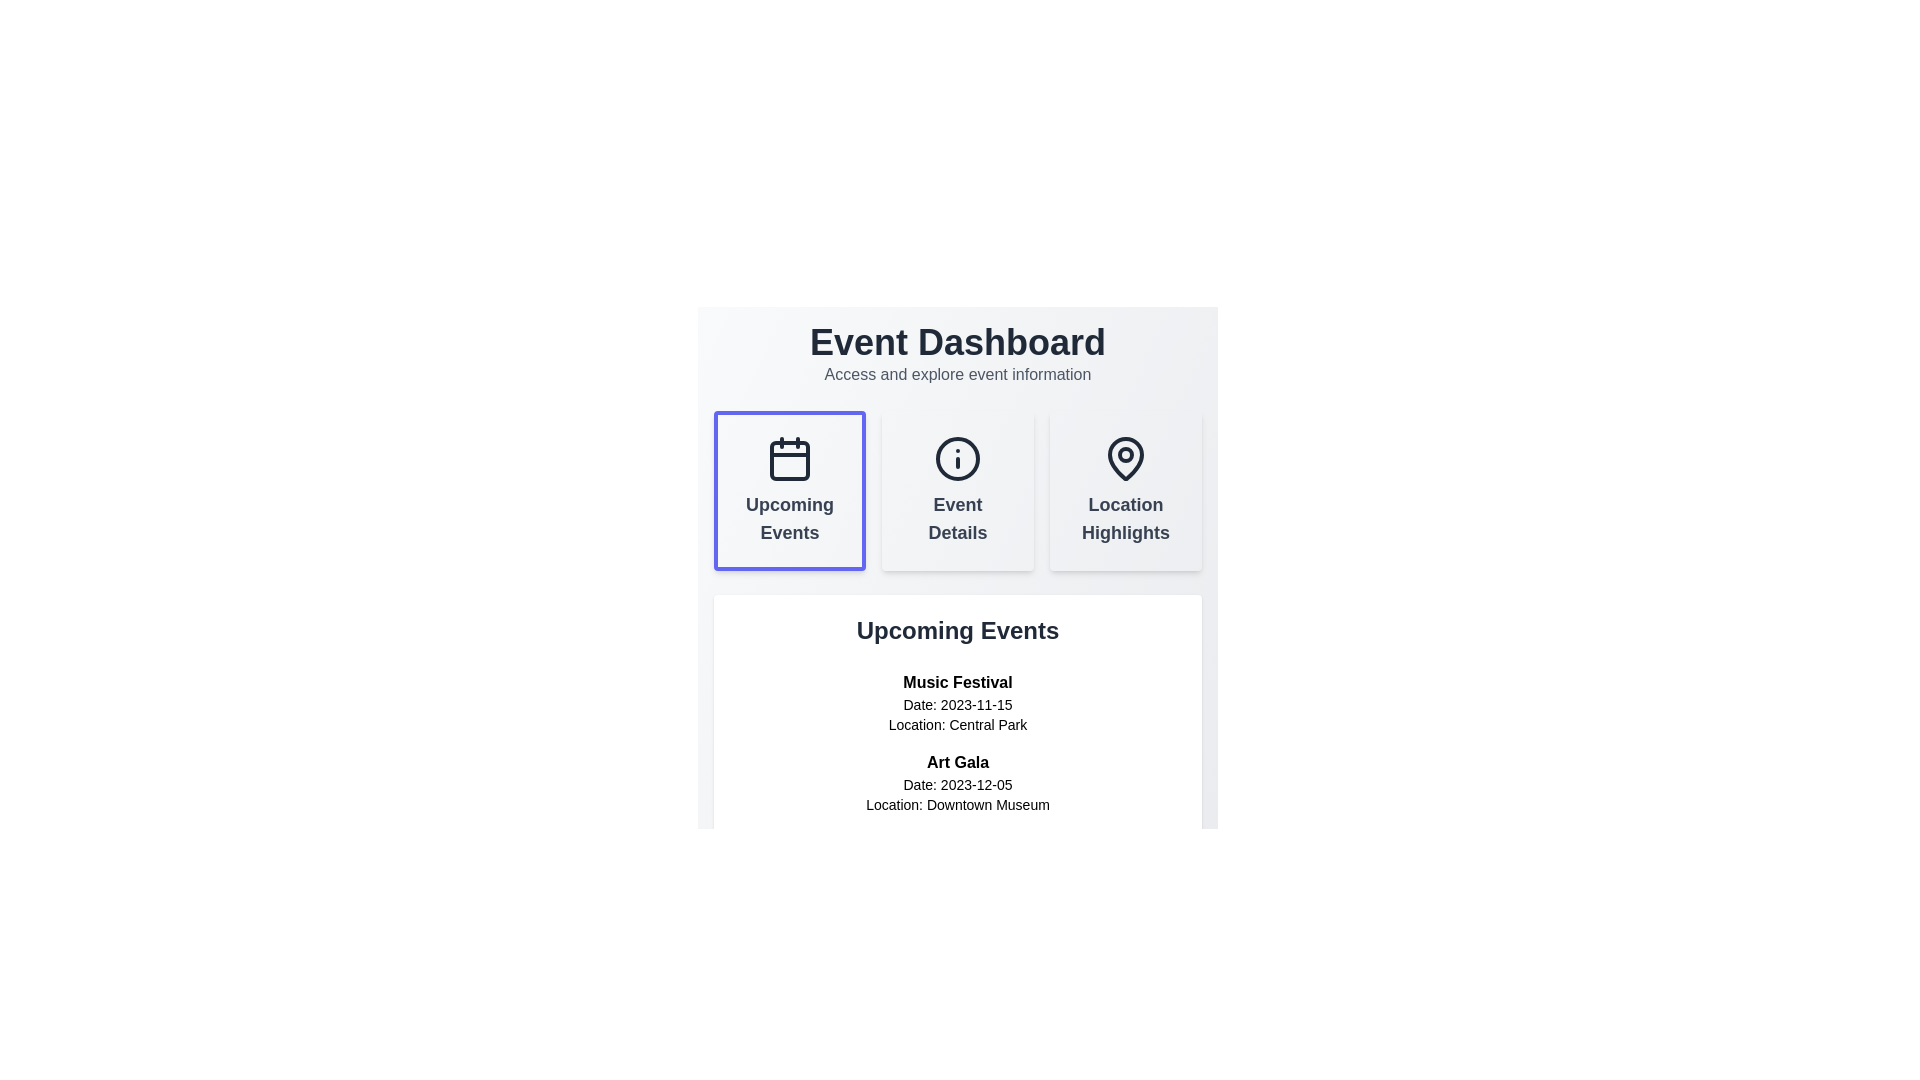 Image resolution: width=1920 pixels, height=1080 pixels. What do you see at coordinates (957, 459) in the screenshot?
I see `the circular graphical element representing 'Event Details', located in the top center section of the interface` at bounding box center [957, 459].